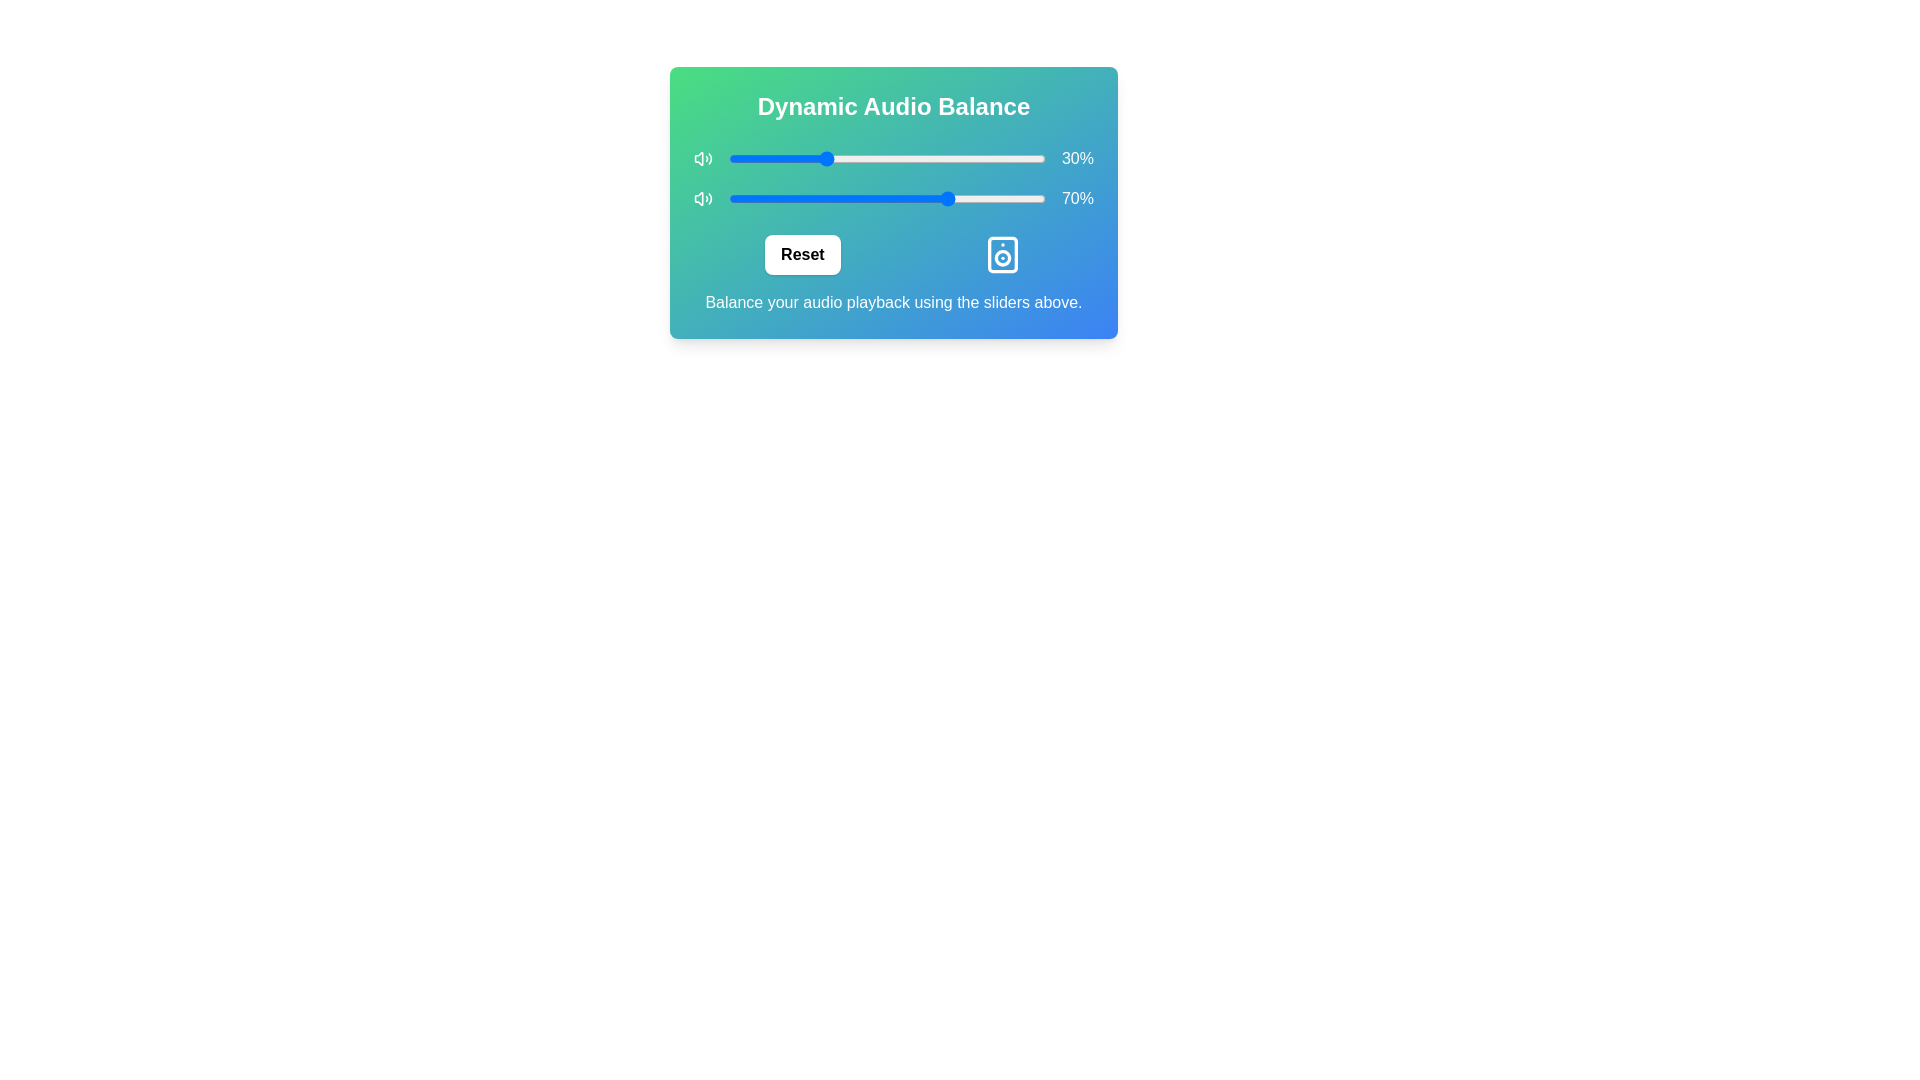  What do you see at coordinates (911, 157) in the screenshot?
I see `the slider` at bounding box center [911, 157].